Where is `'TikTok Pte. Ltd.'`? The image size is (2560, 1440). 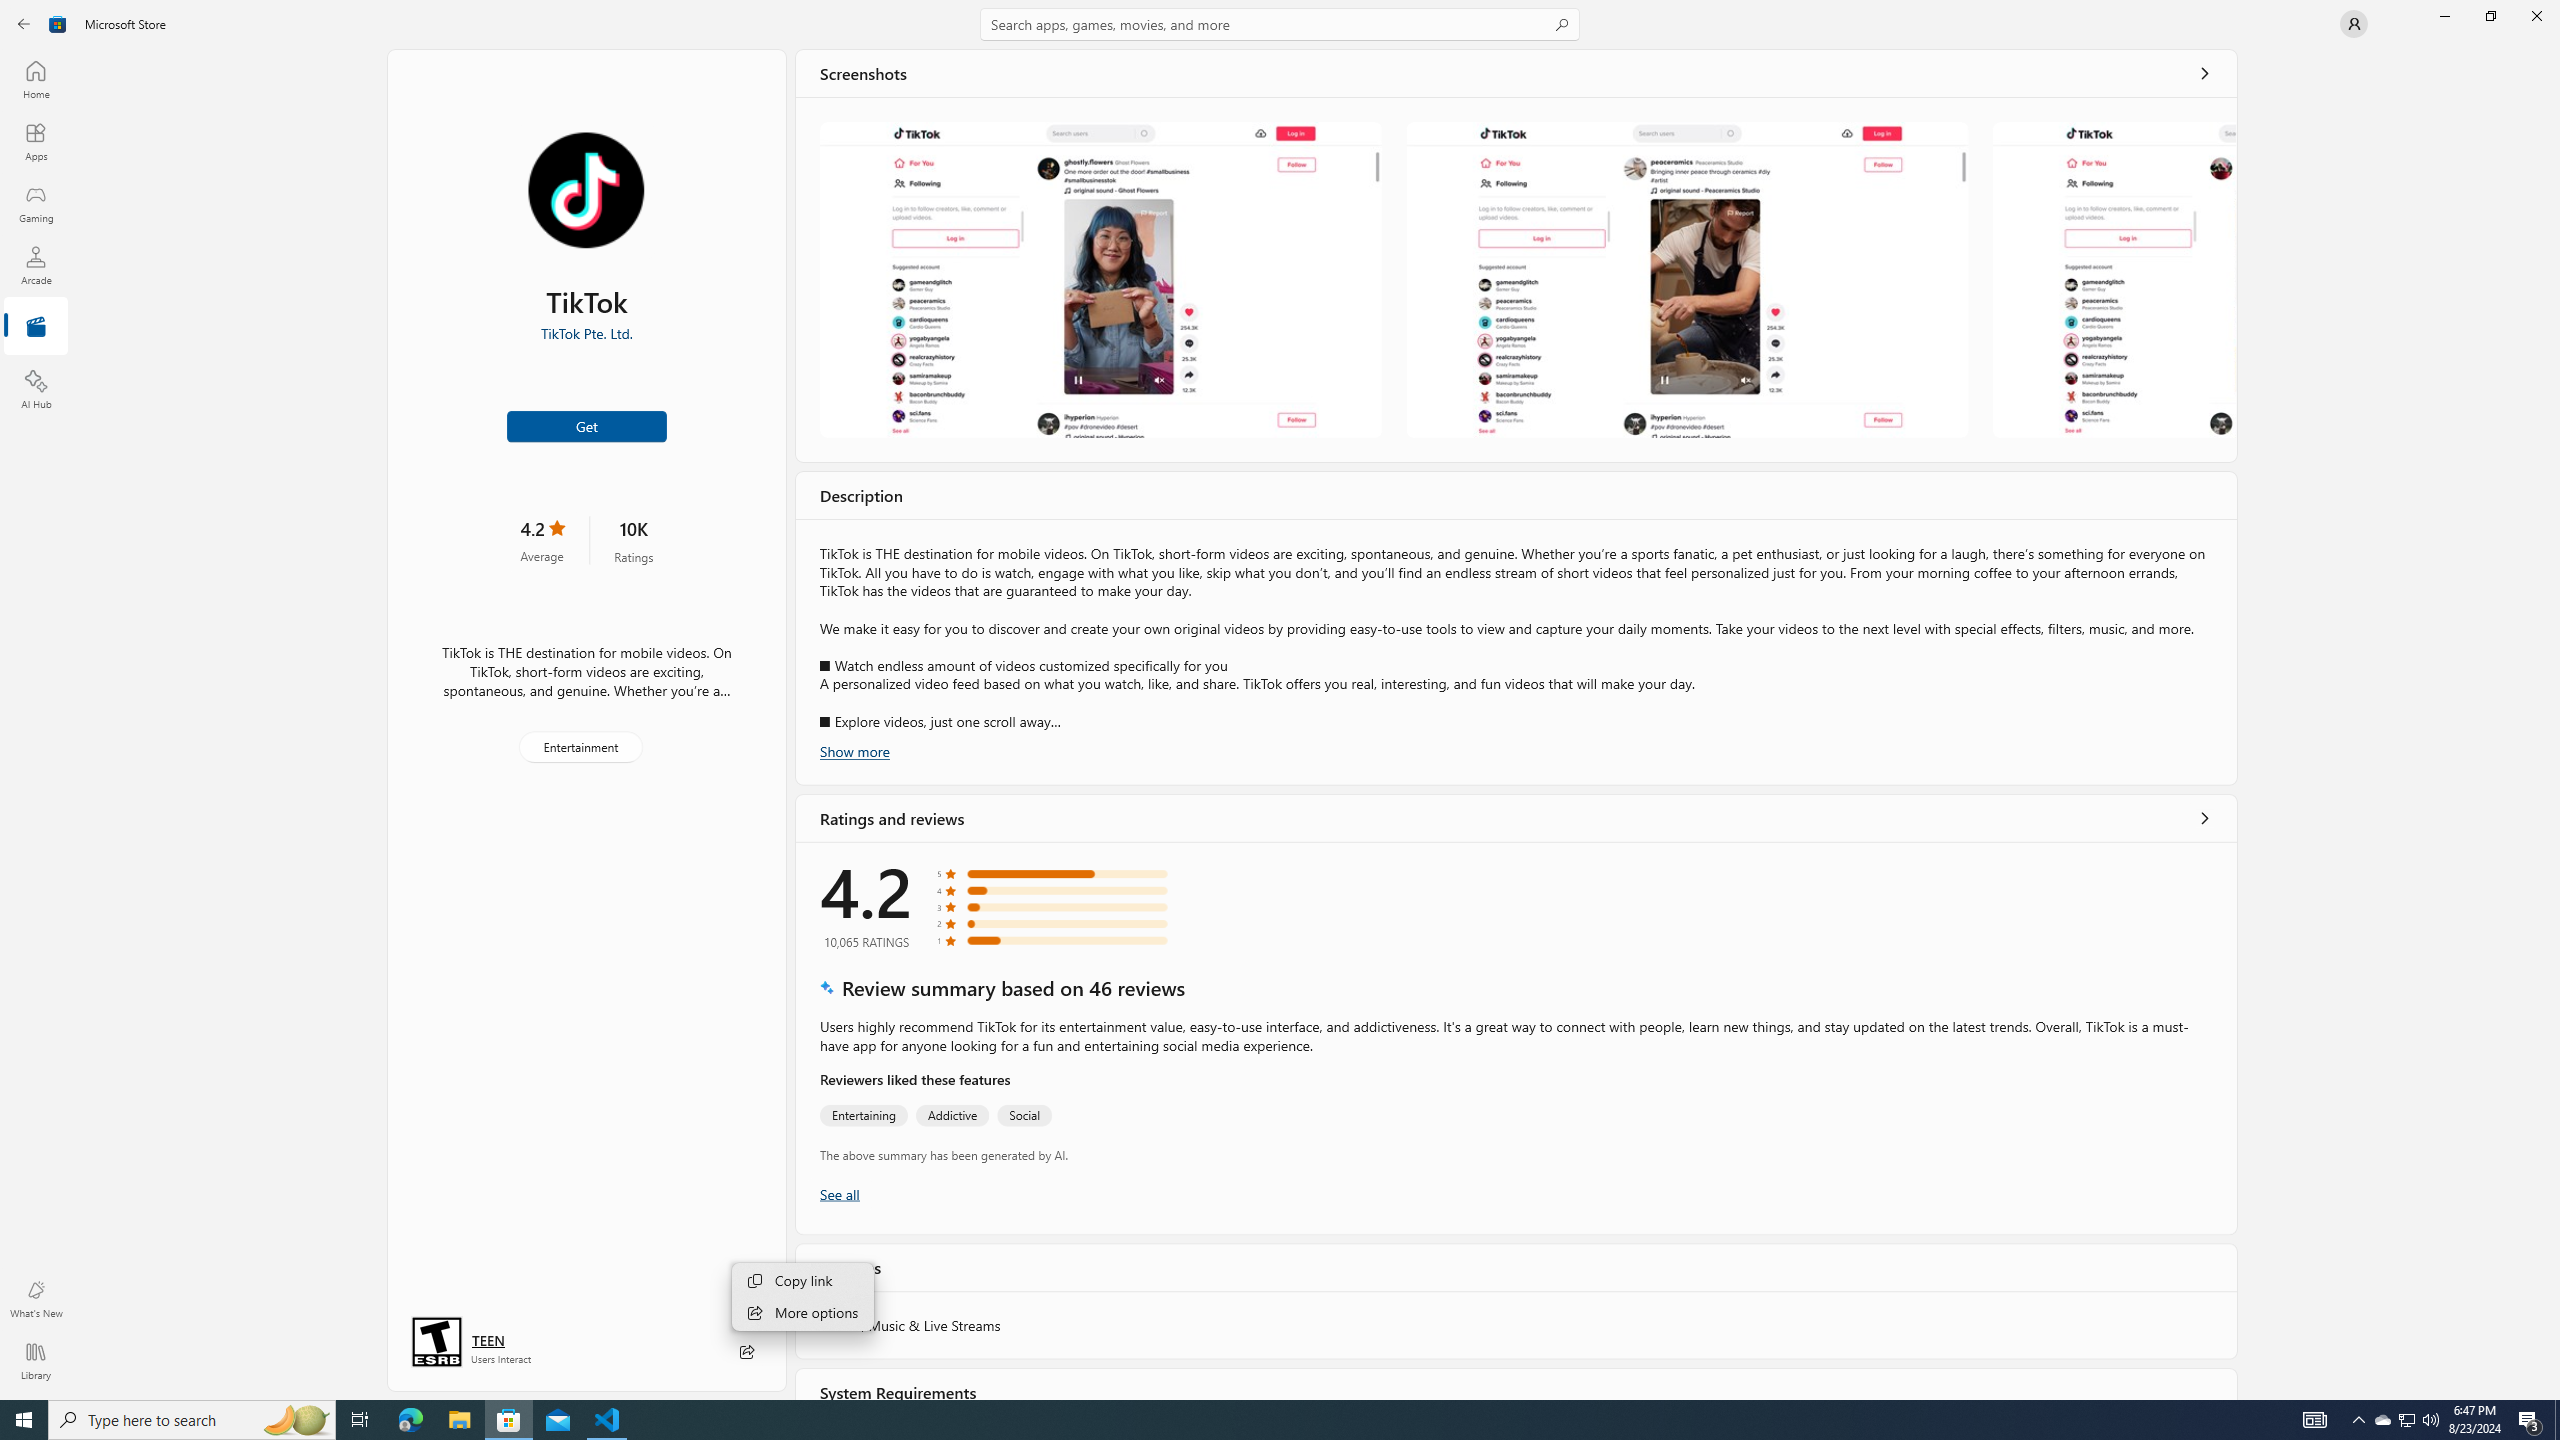
'TikTok Pte. Ltd.' is located at coordinates (586, 333).